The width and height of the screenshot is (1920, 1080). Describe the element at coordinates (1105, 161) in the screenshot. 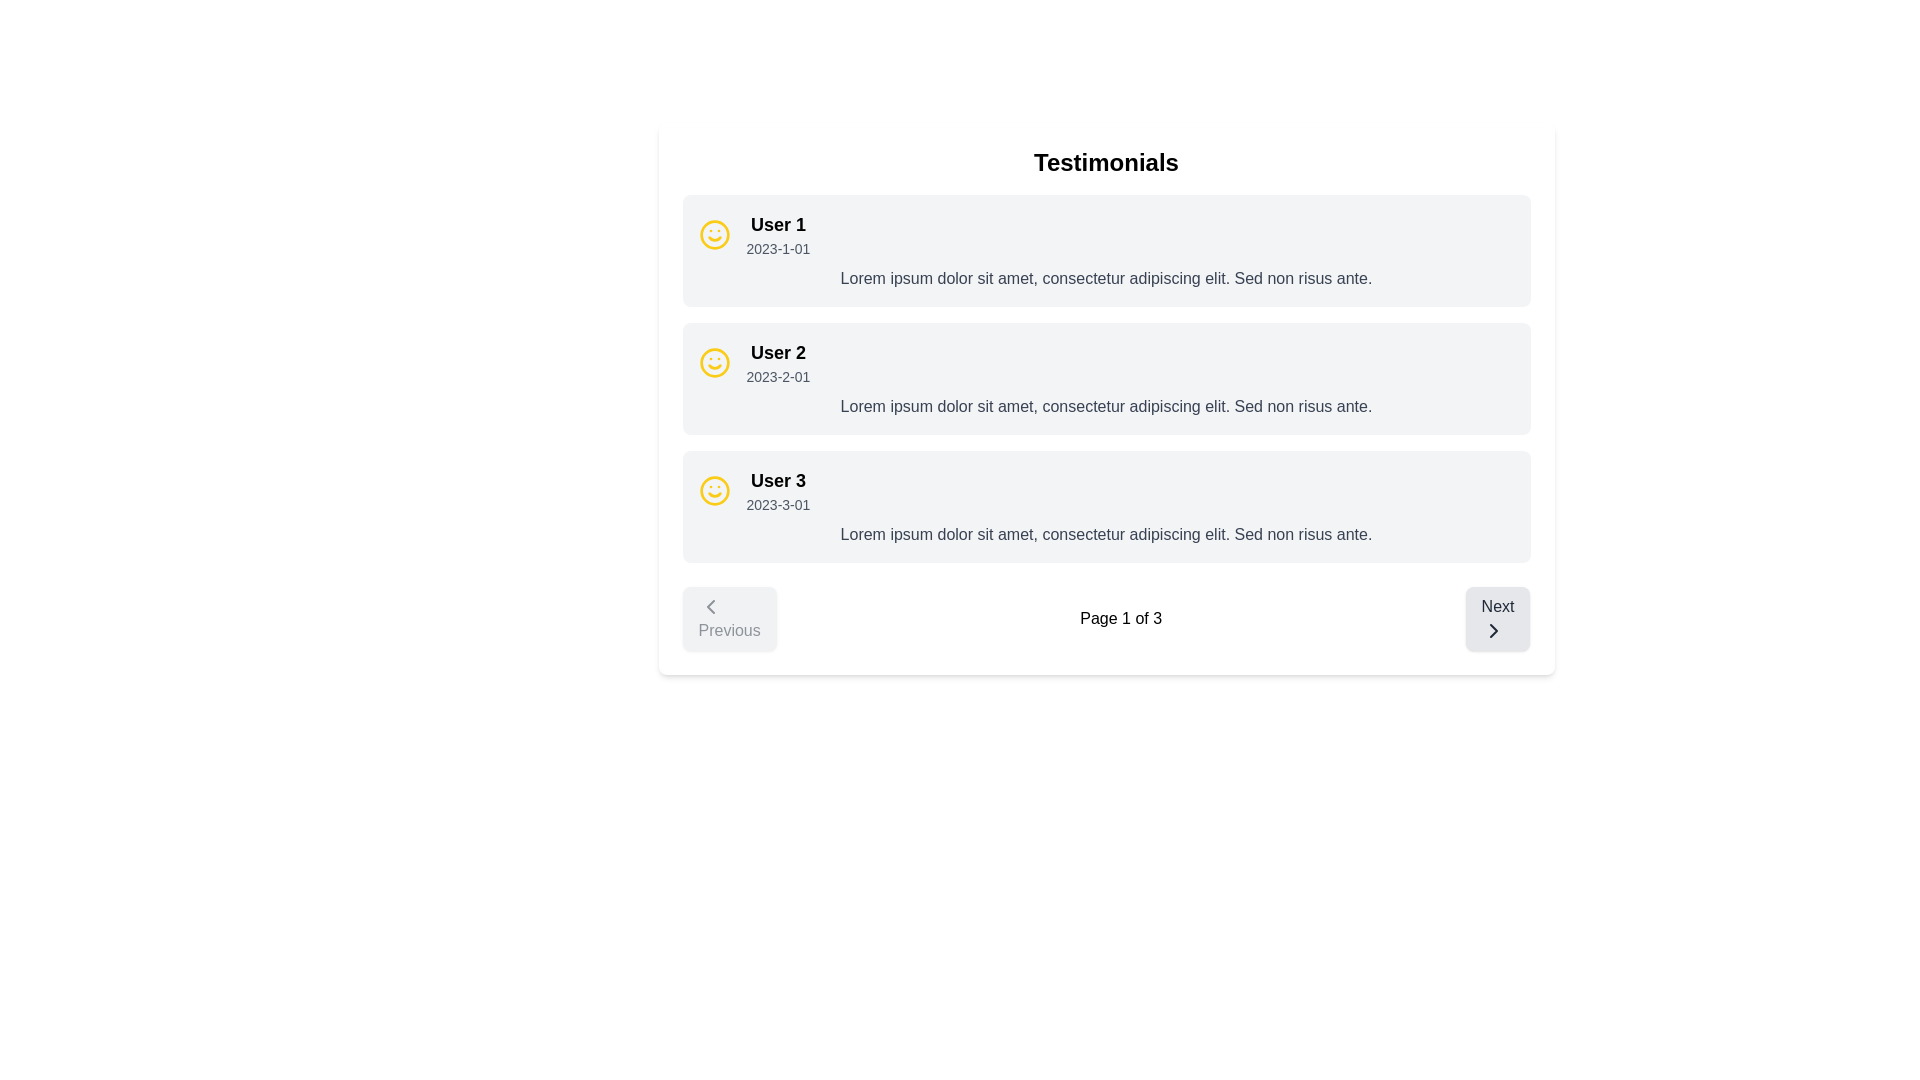

I see `the centered title text 'Testimonials', which is styled with a bold and large font size and positioned at the top of the section, just above the testimonial cards` at that location.